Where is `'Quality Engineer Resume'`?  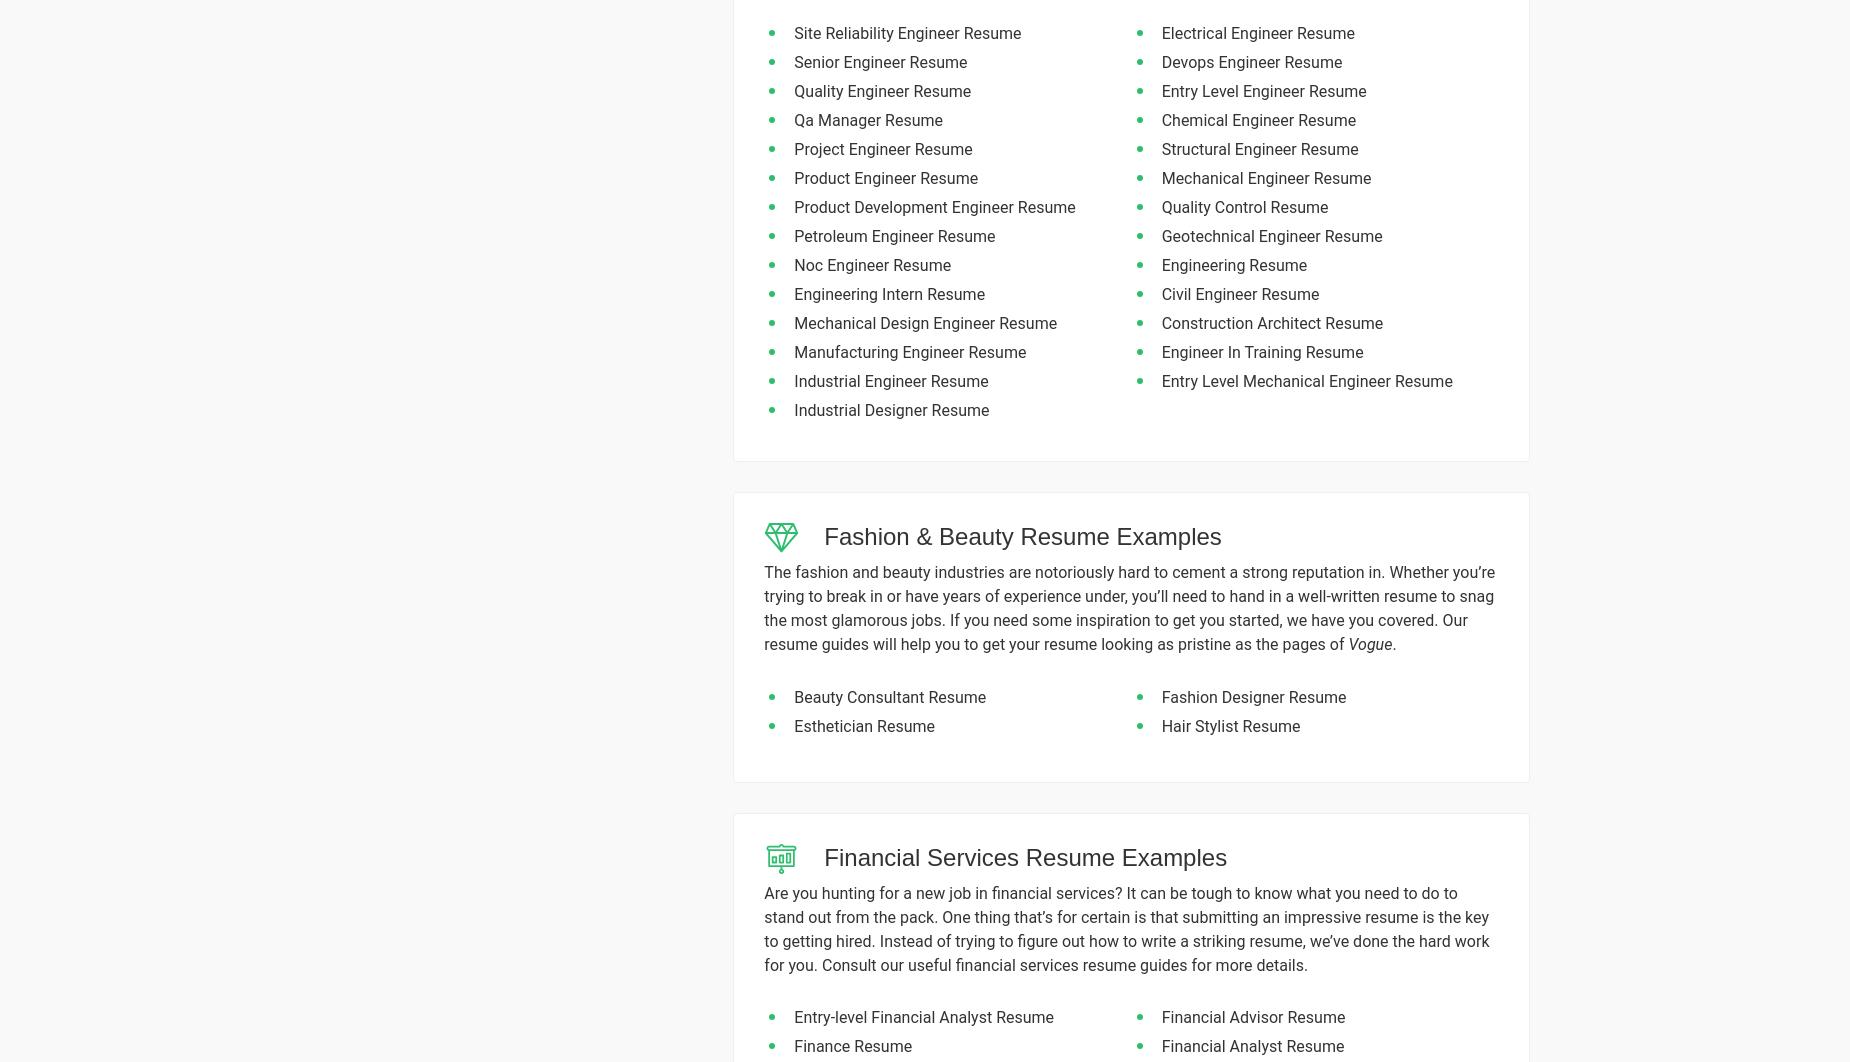
'Quality Engineer Resume' is located at coordinates (882, 90).